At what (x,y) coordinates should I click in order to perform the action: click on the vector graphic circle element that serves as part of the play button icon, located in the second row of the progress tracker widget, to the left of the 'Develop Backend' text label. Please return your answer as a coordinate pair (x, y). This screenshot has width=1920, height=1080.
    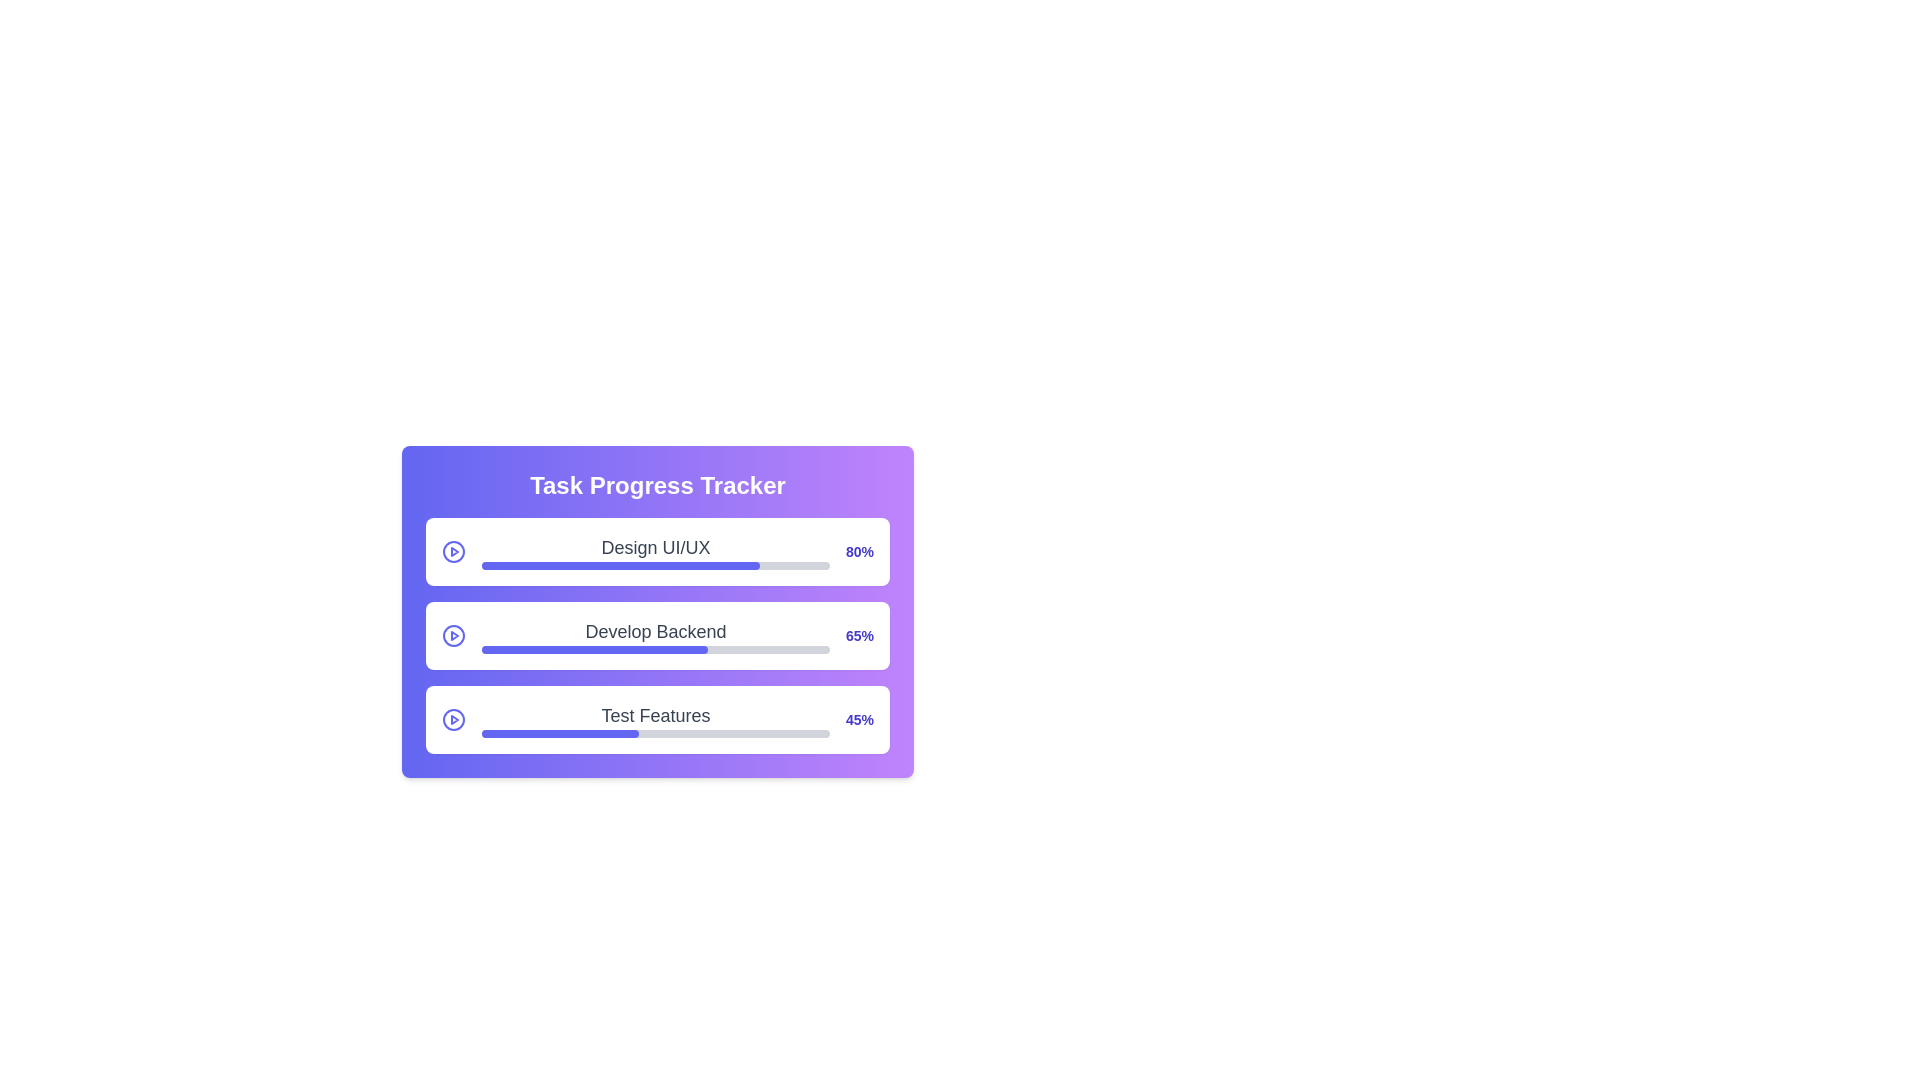
    Looking at the image, I should click on (453, 636).